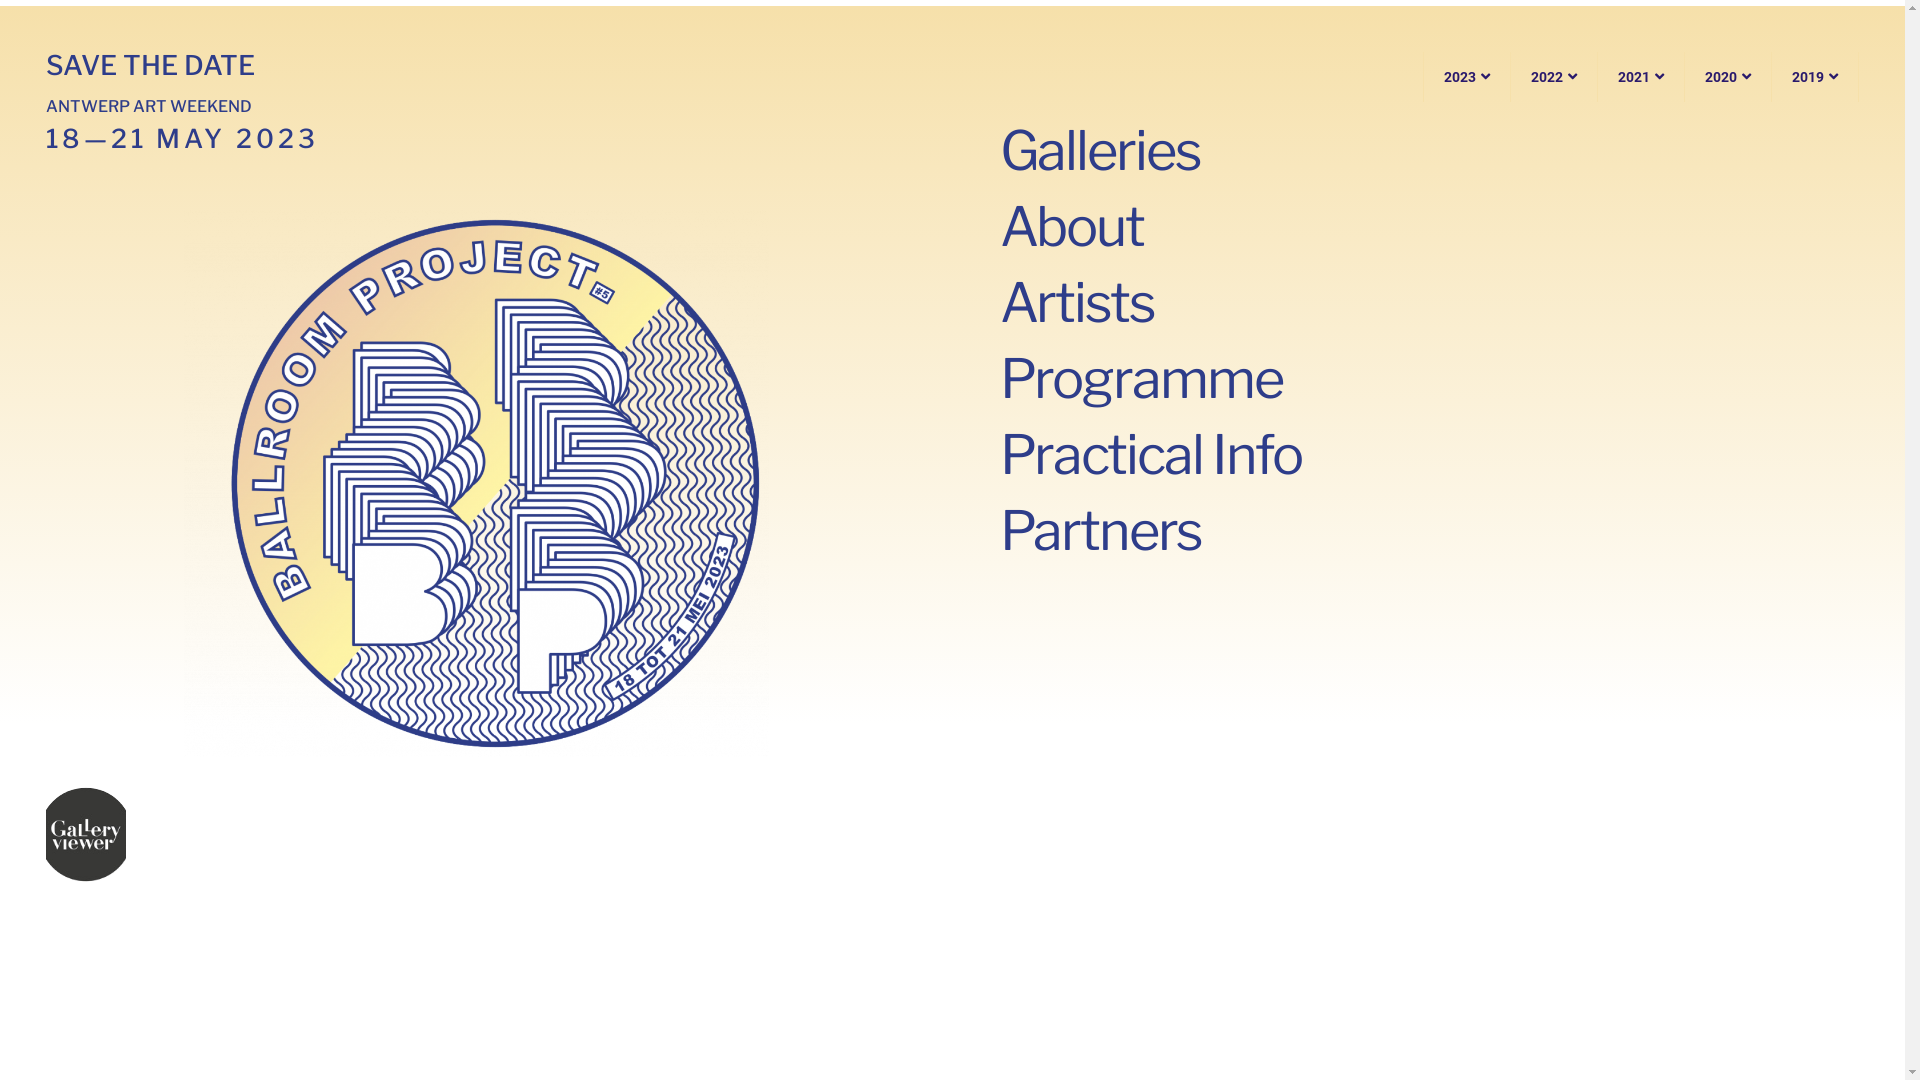 The height and width of the screenshot is (1080, 1920). I want to click on '2021', so click(1641, 76).